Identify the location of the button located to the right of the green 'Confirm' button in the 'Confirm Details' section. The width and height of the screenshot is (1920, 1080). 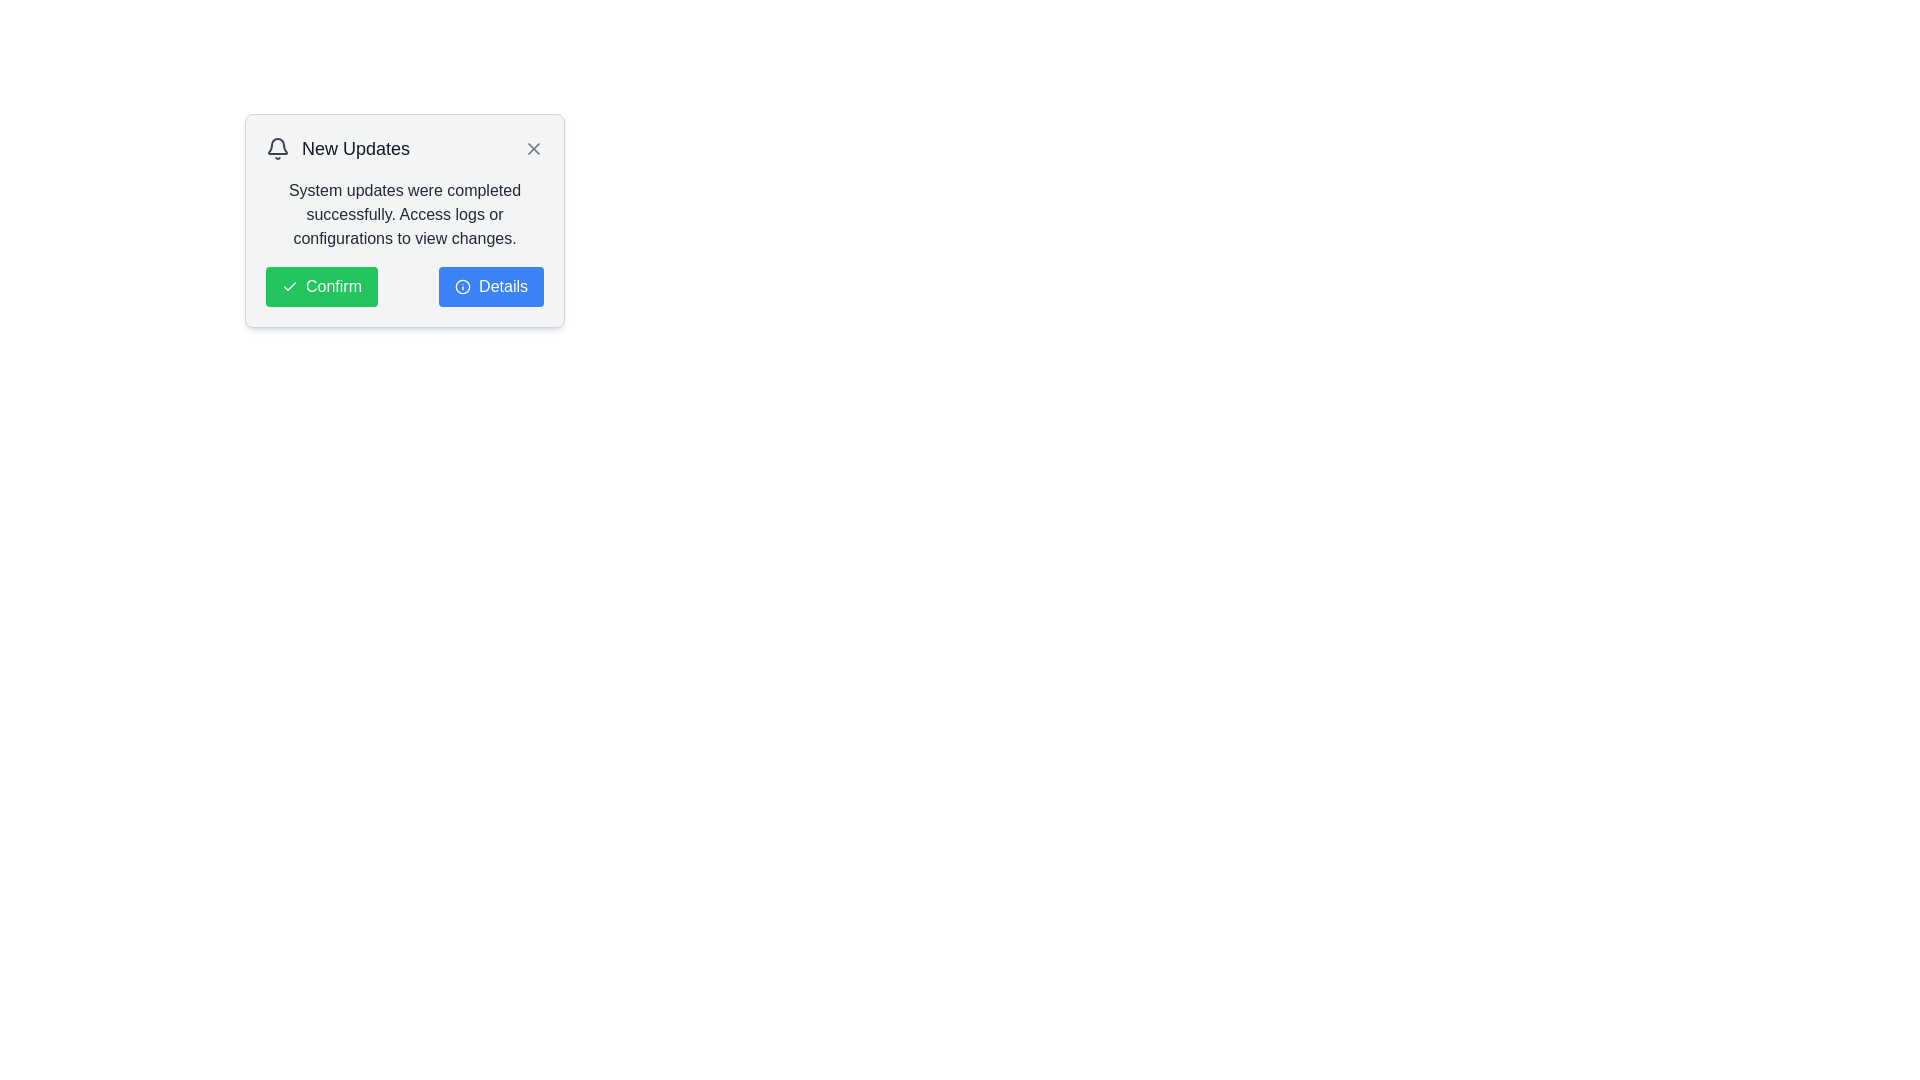
(491, 286).